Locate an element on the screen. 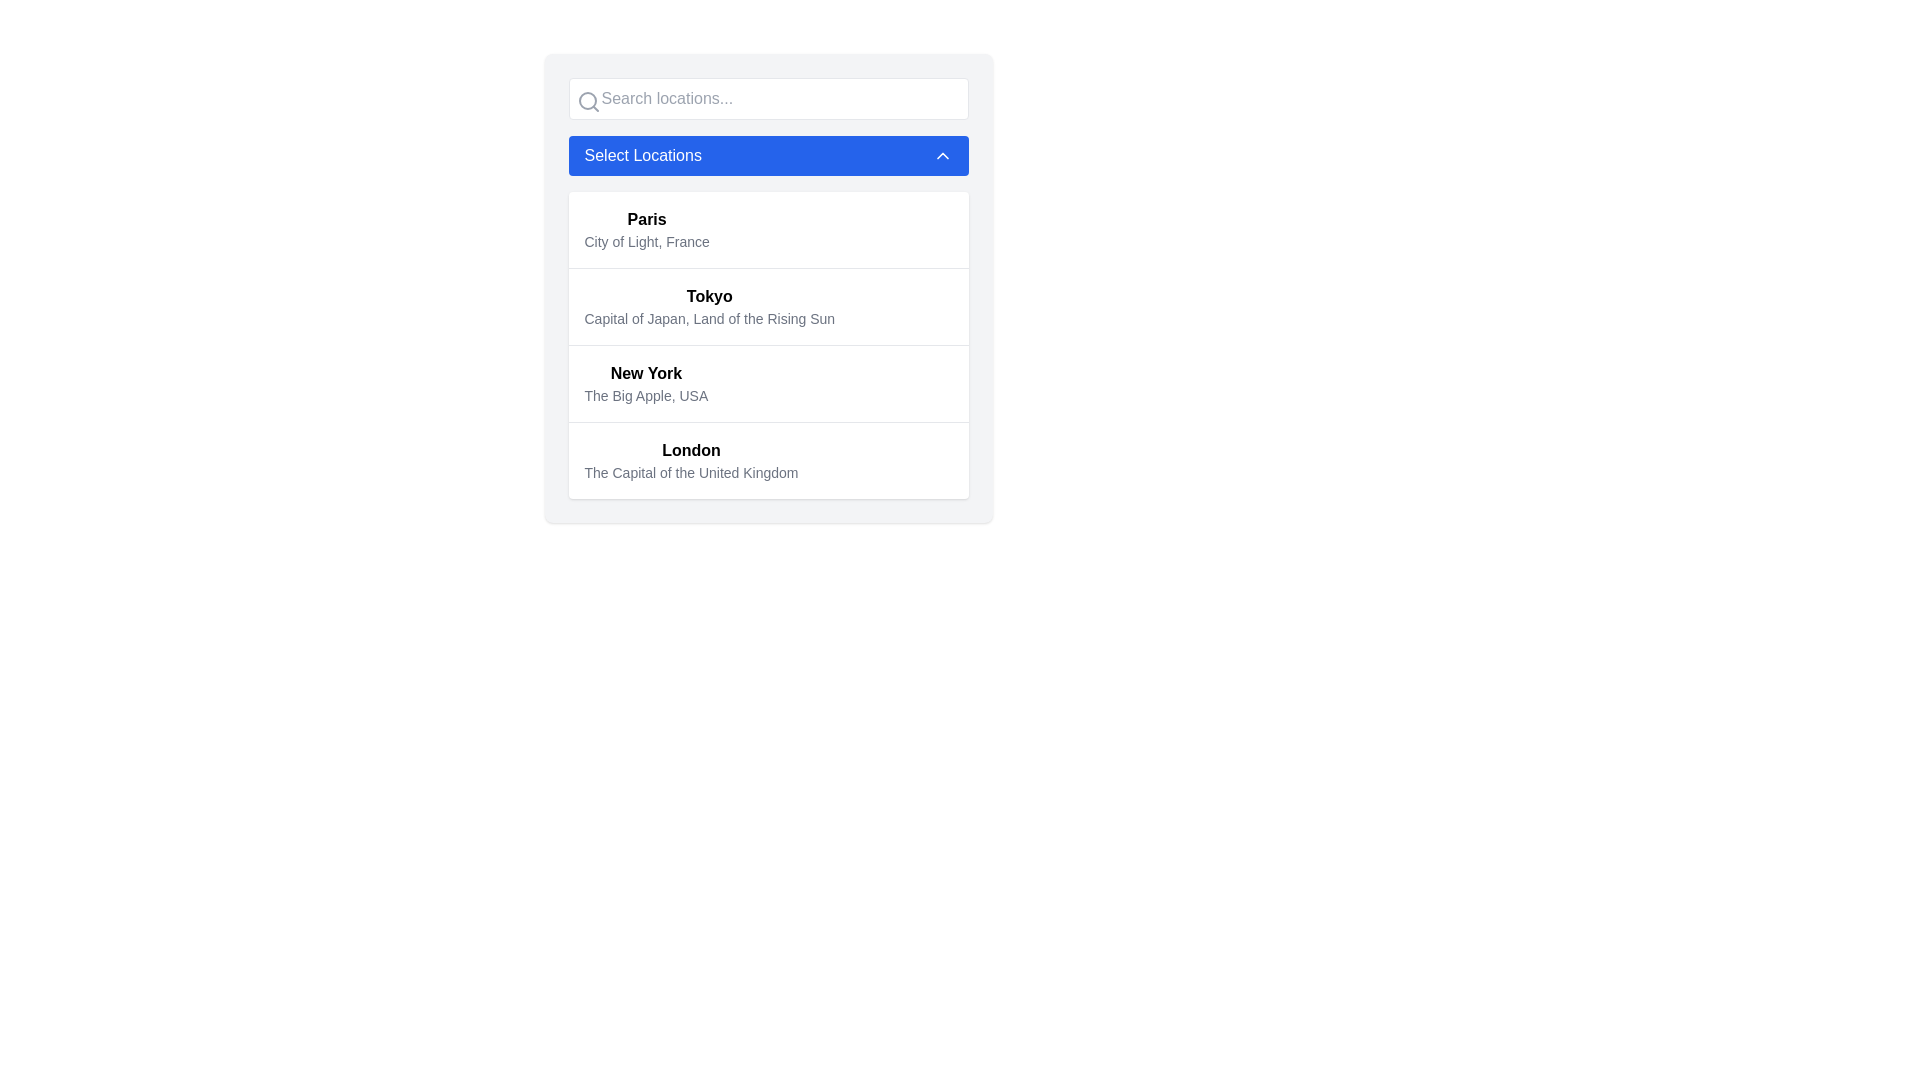 The width and height of the screenshot is (1920, 1080). the Text Label displaying 'Paris' located at the top of the 'Select Locations' section, styled prominently in bold font is located at coordinates (647, 219).